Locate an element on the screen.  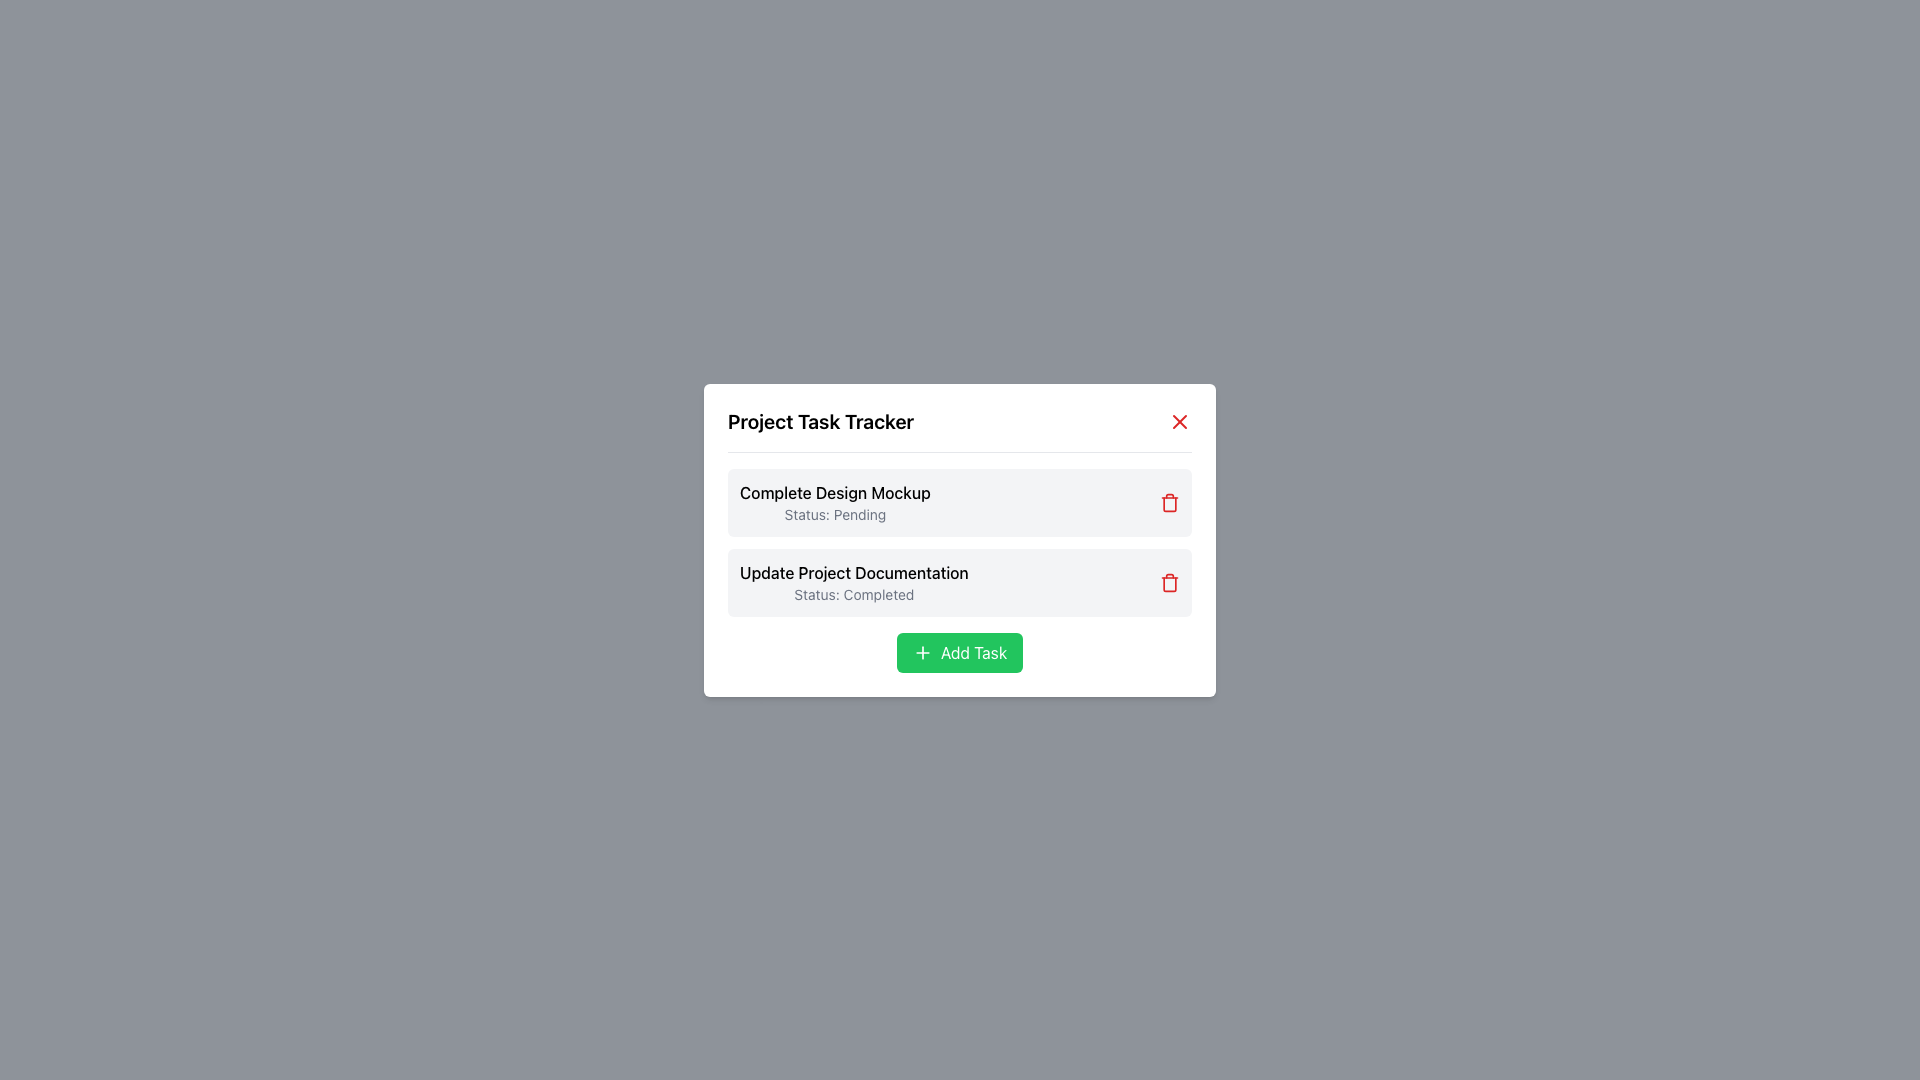
the text label displaying 'Status: Pending', which is located beneath 'Complete Design Mockup' in the task list interface is located at coordinates (835, 513).